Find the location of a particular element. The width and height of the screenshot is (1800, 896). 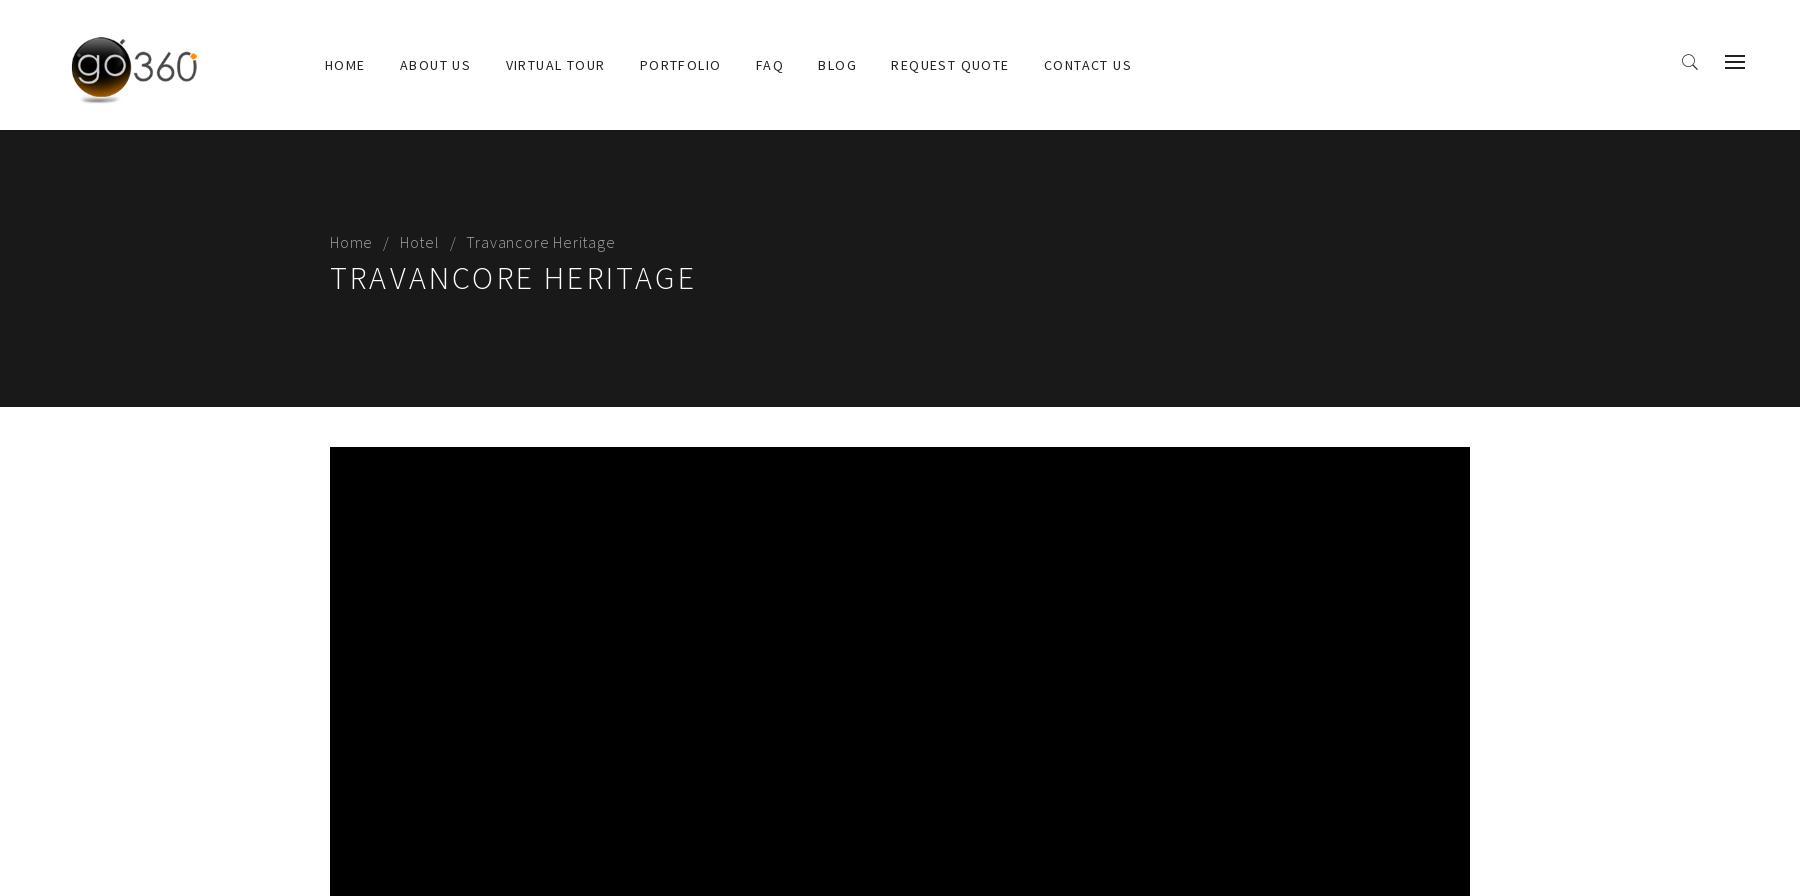

'Hotel' is located at coordinates (419, 241).